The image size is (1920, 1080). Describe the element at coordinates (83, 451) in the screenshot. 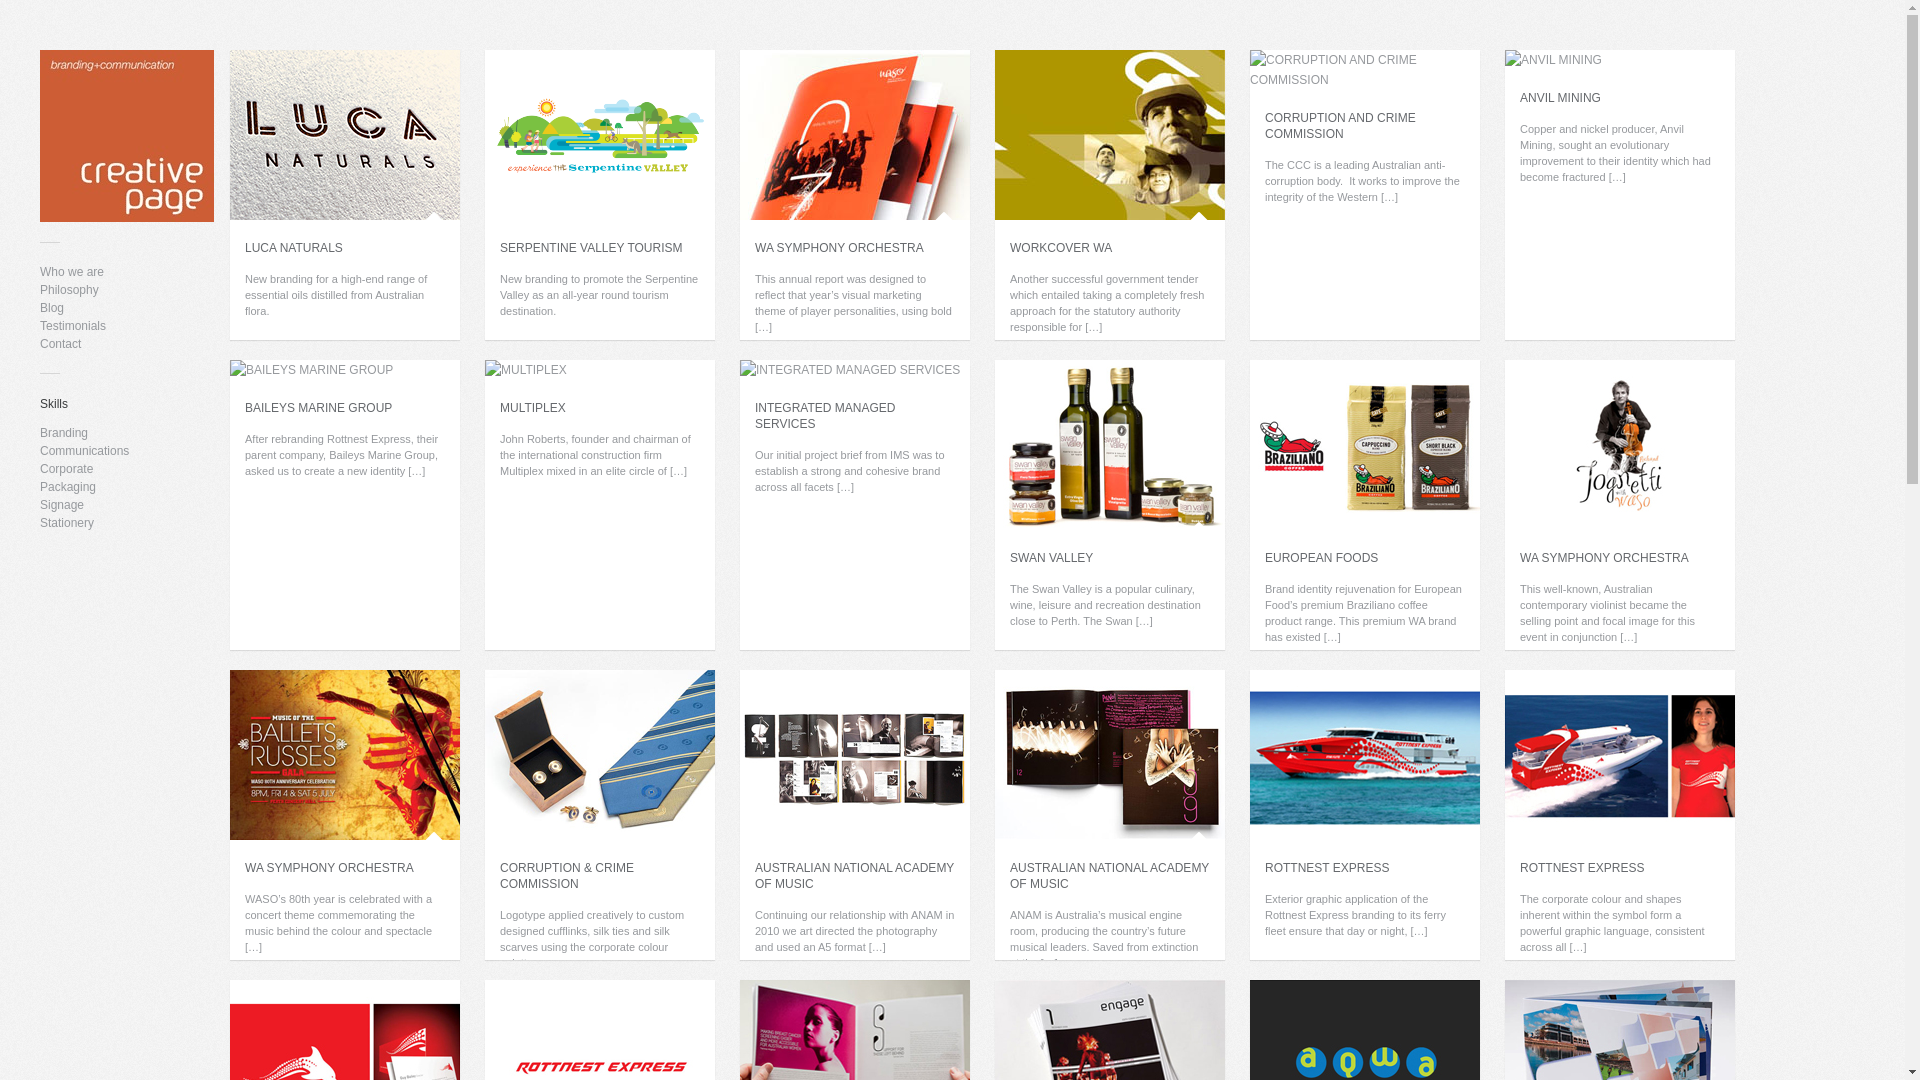

I see `'Communications'` at that location.